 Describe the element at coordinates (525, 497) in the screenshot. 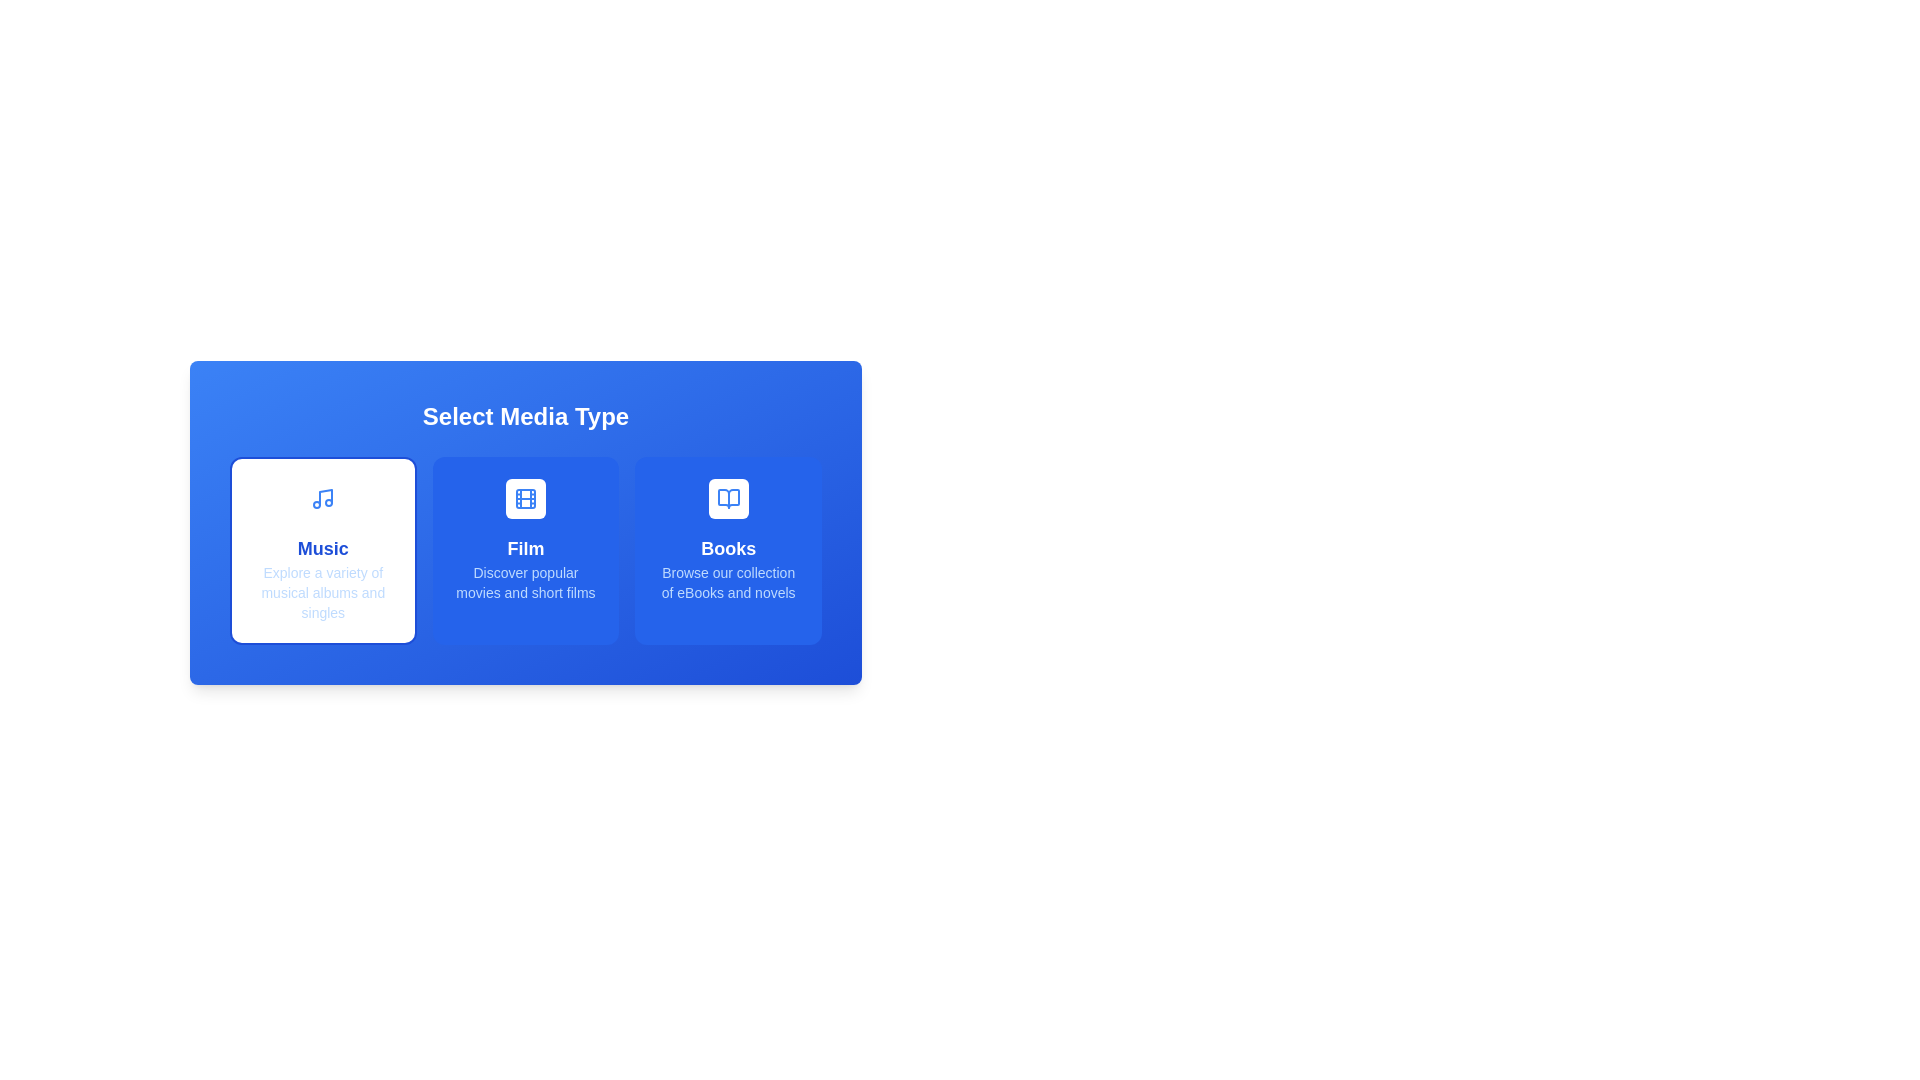

I see `the SVG Rectangle element that symbolizes the 'Film' media type, which is centered within the 'Film' button` at that location.